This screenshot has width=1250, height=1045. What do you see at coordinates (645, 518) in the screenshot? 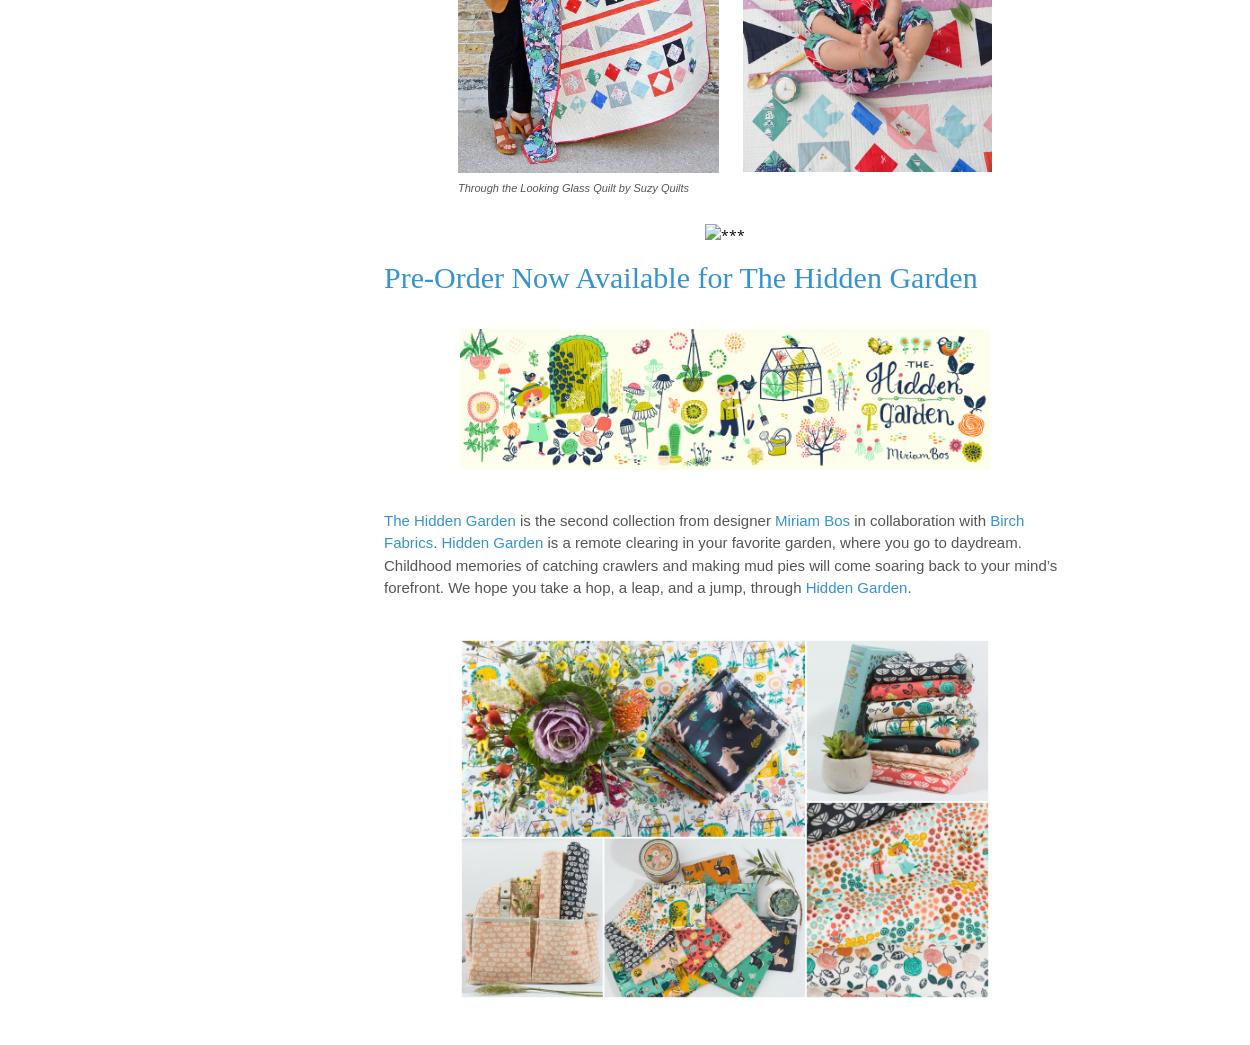
I see `'is the second collection from designer'` at bounding box center [645, 518].